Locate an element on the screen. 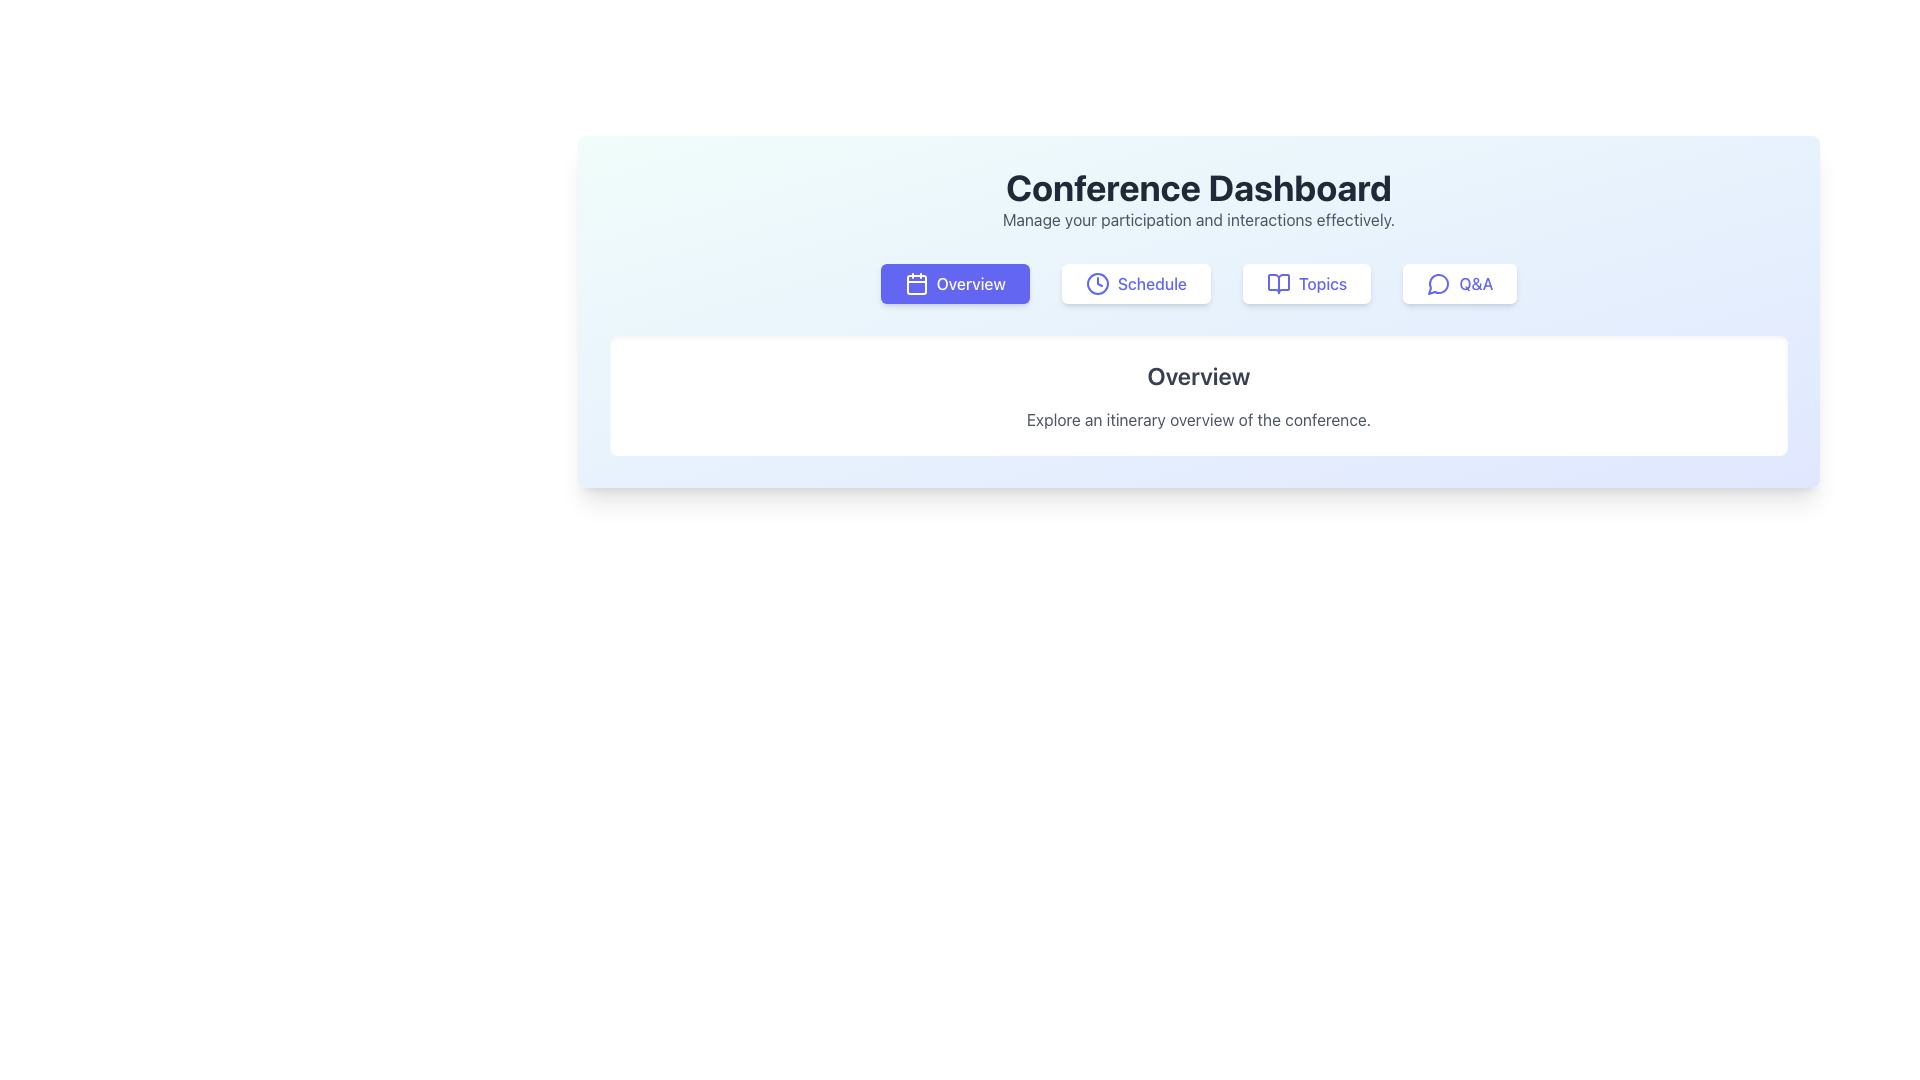  the 'Overview' button, which is the first button in the navigation bar of the 'Conference Dashboard' is located at coordinates (954, 284).